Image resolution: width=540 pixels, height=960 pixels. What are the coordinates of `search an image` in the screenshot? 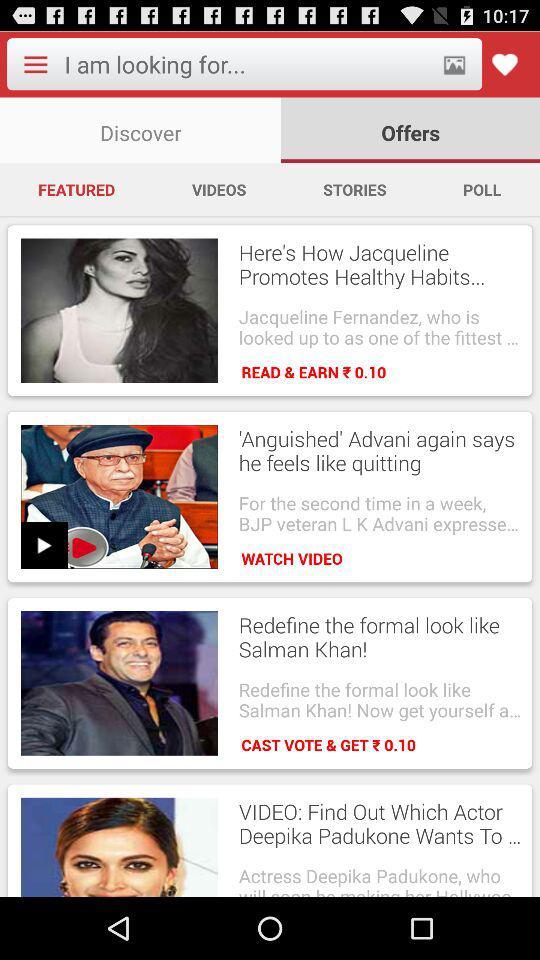 It's located at (454, 64).